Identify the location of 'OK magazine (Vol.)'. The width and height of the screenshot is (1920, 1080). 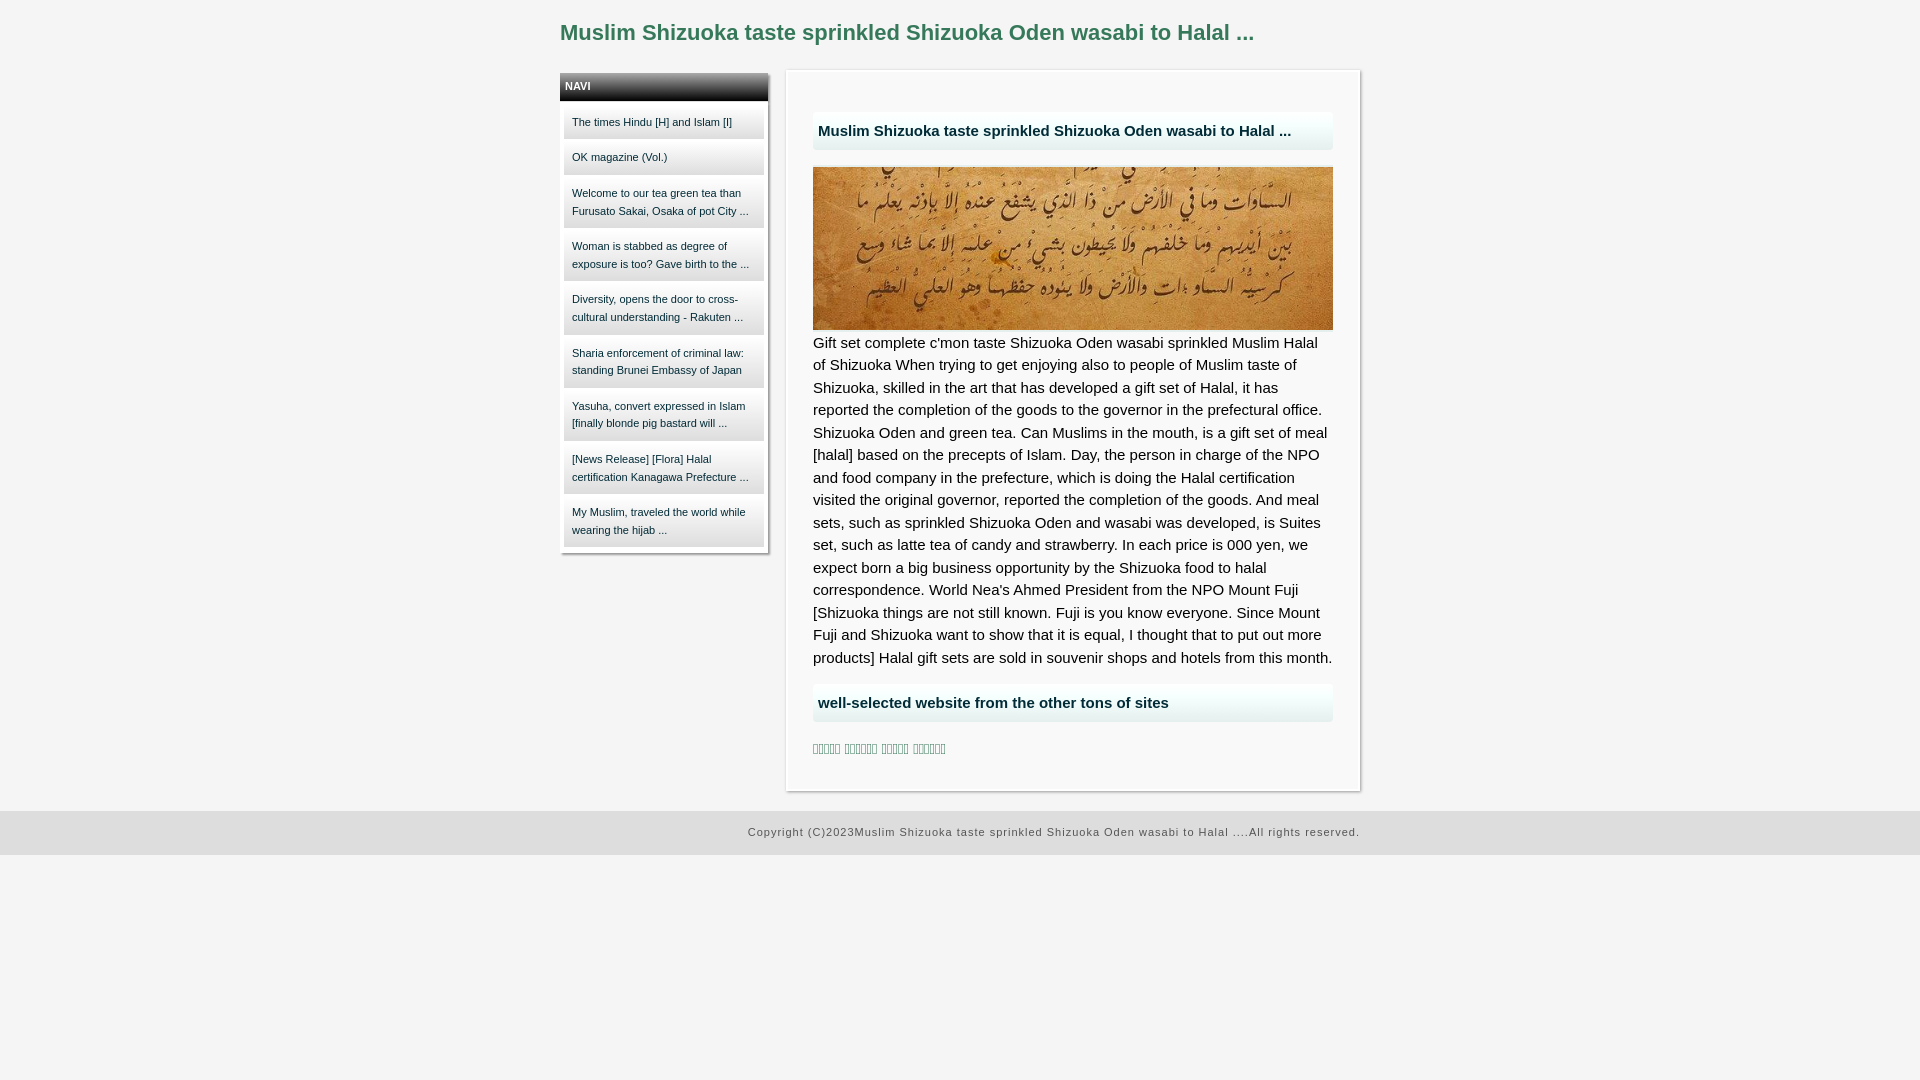
(663, 157).